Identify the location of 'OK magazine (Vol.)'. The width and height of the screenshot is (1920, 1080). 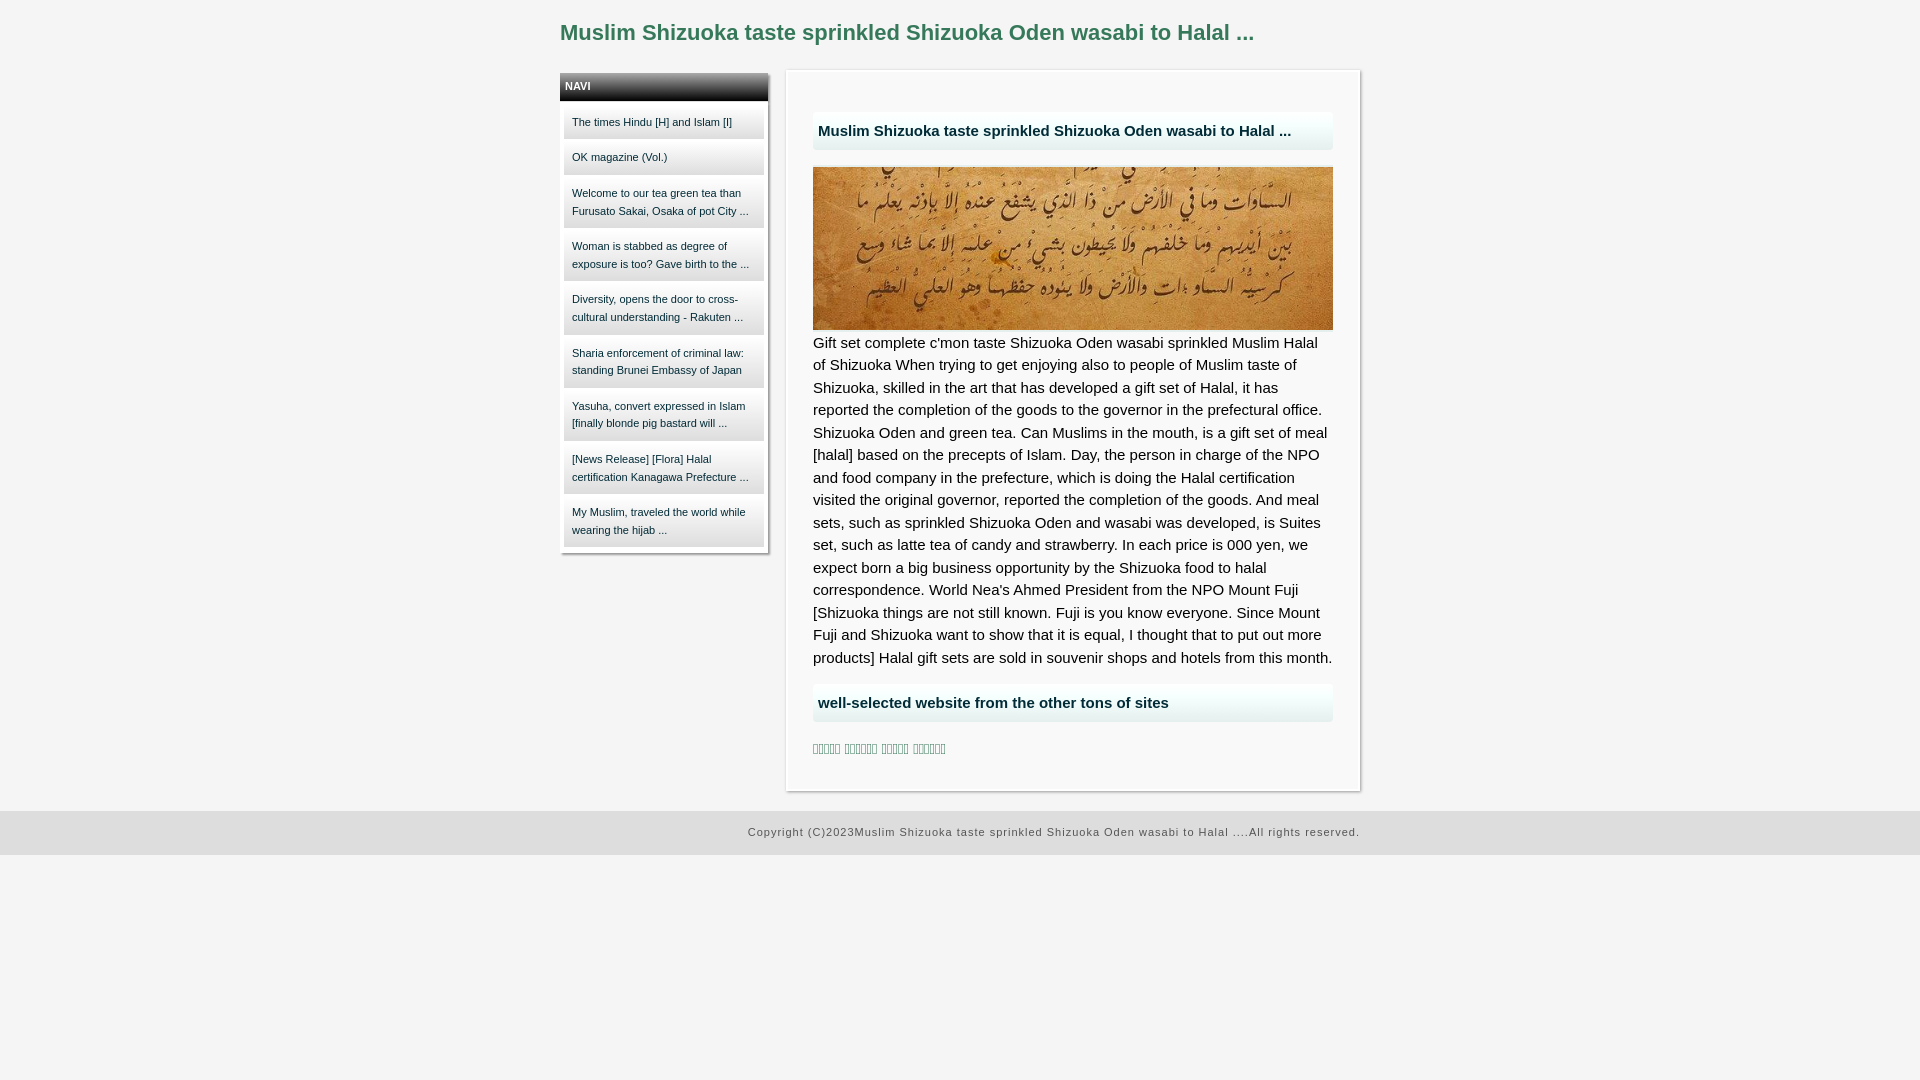
(663, 157).